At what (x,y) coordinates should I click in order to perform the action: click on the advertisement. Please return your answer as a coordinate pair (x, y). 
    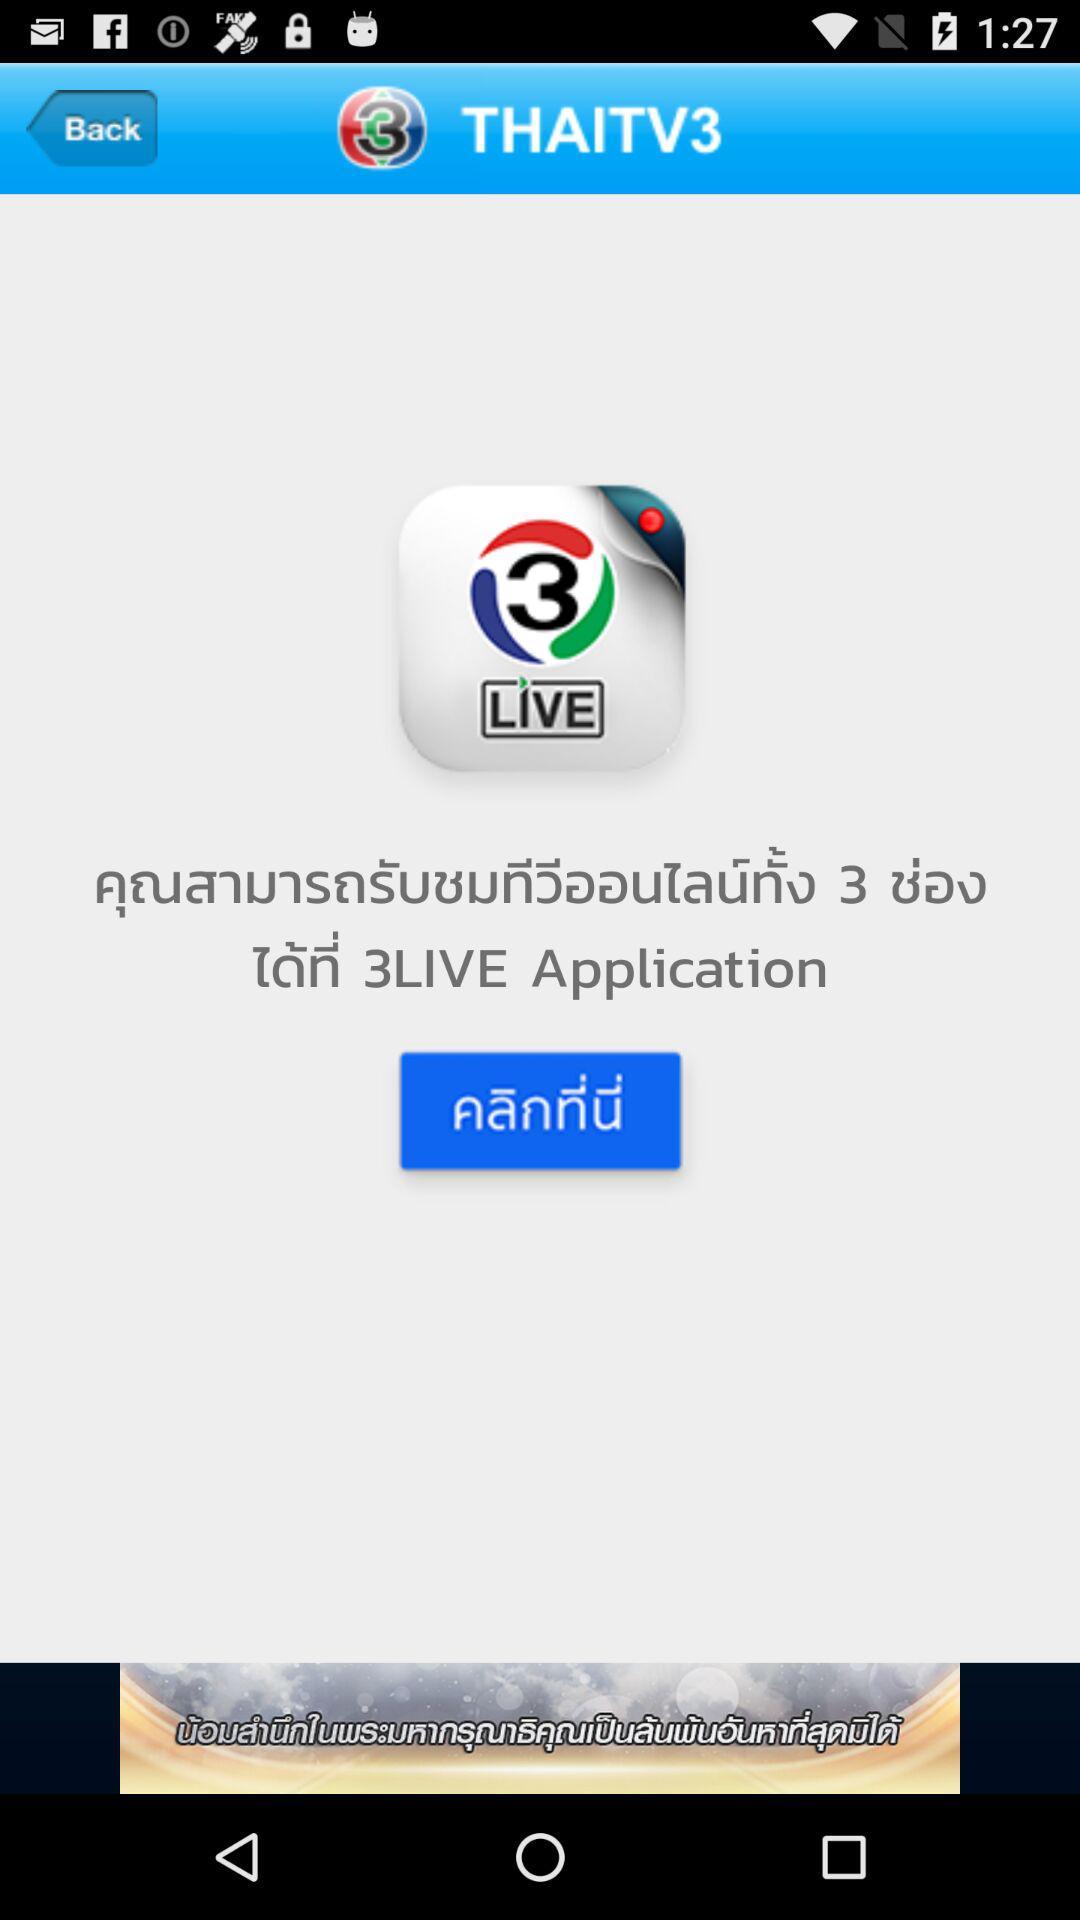
    Looking at the image, I should click on (540, 1727).